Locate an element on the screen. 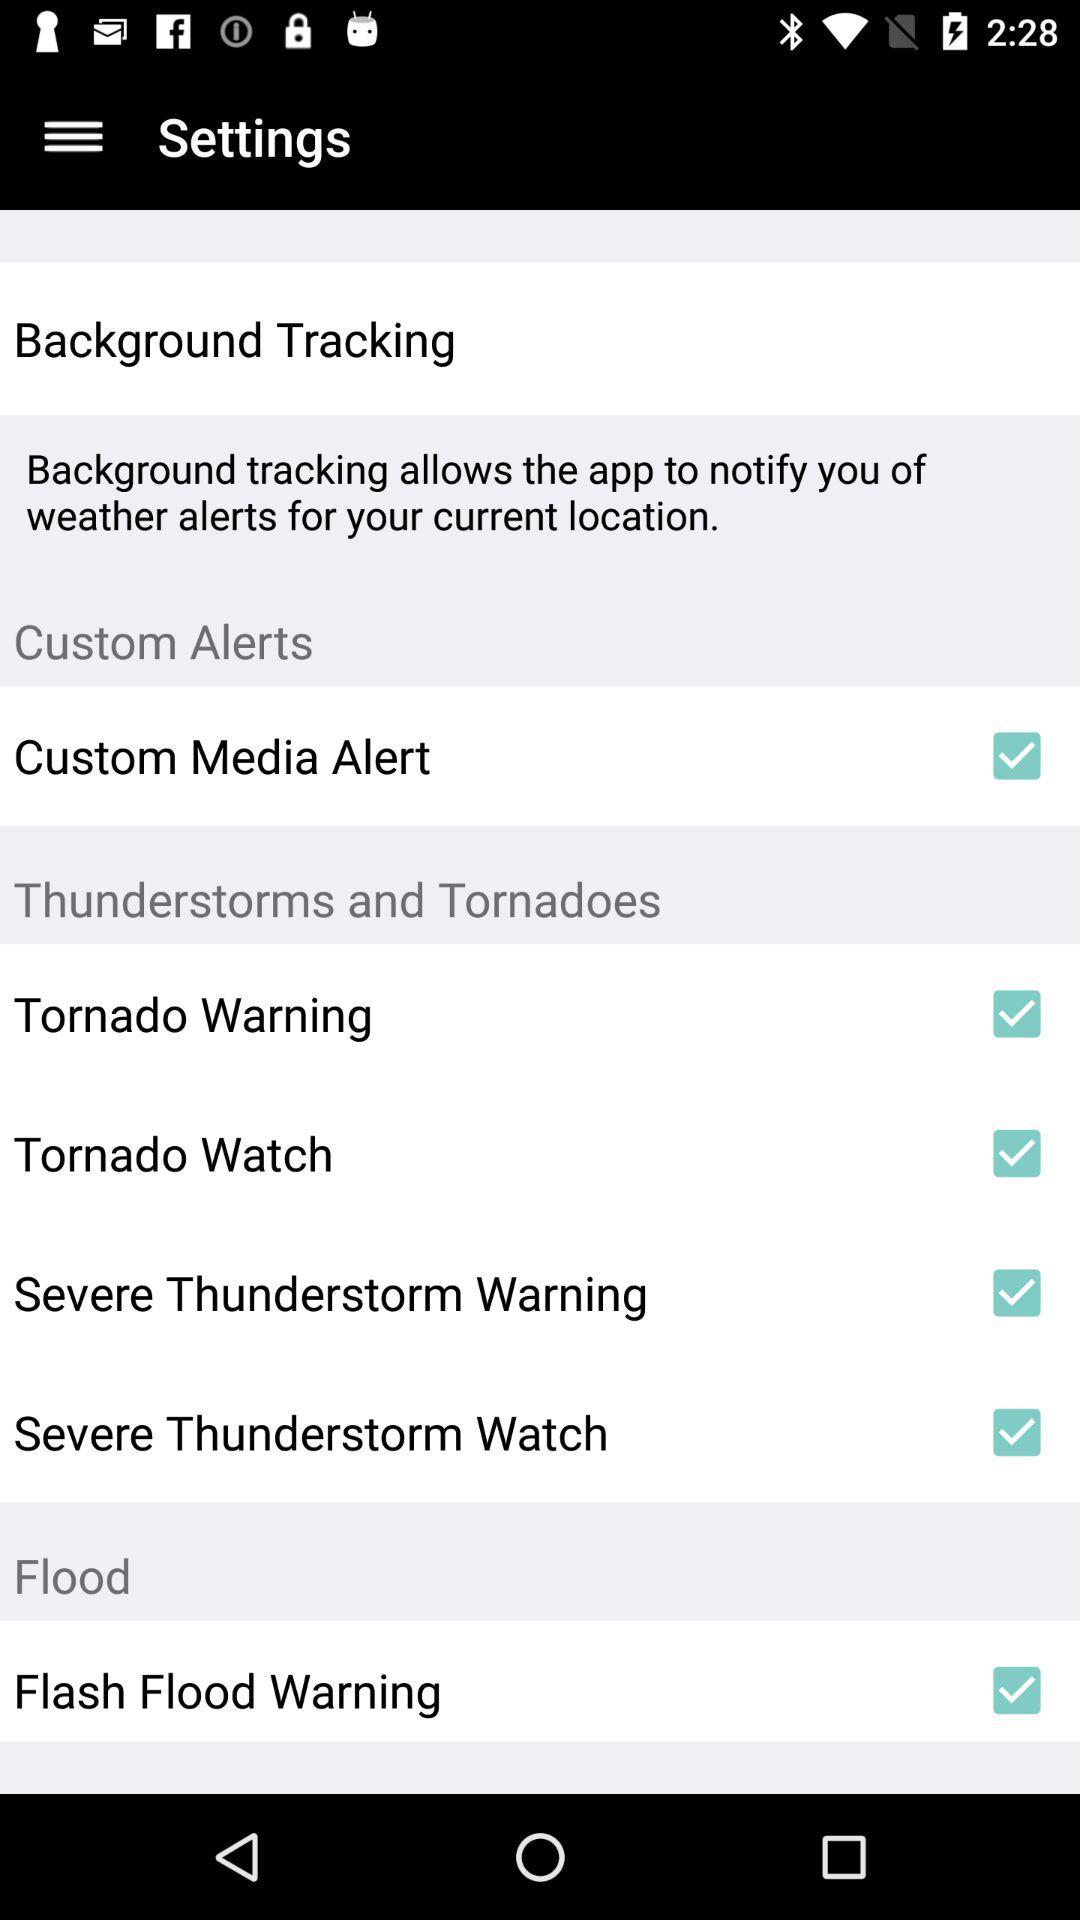 The image size is (1080, 1920). the item to the right of the severe thunderstorm warning is located at coordinates (1017, 1292).